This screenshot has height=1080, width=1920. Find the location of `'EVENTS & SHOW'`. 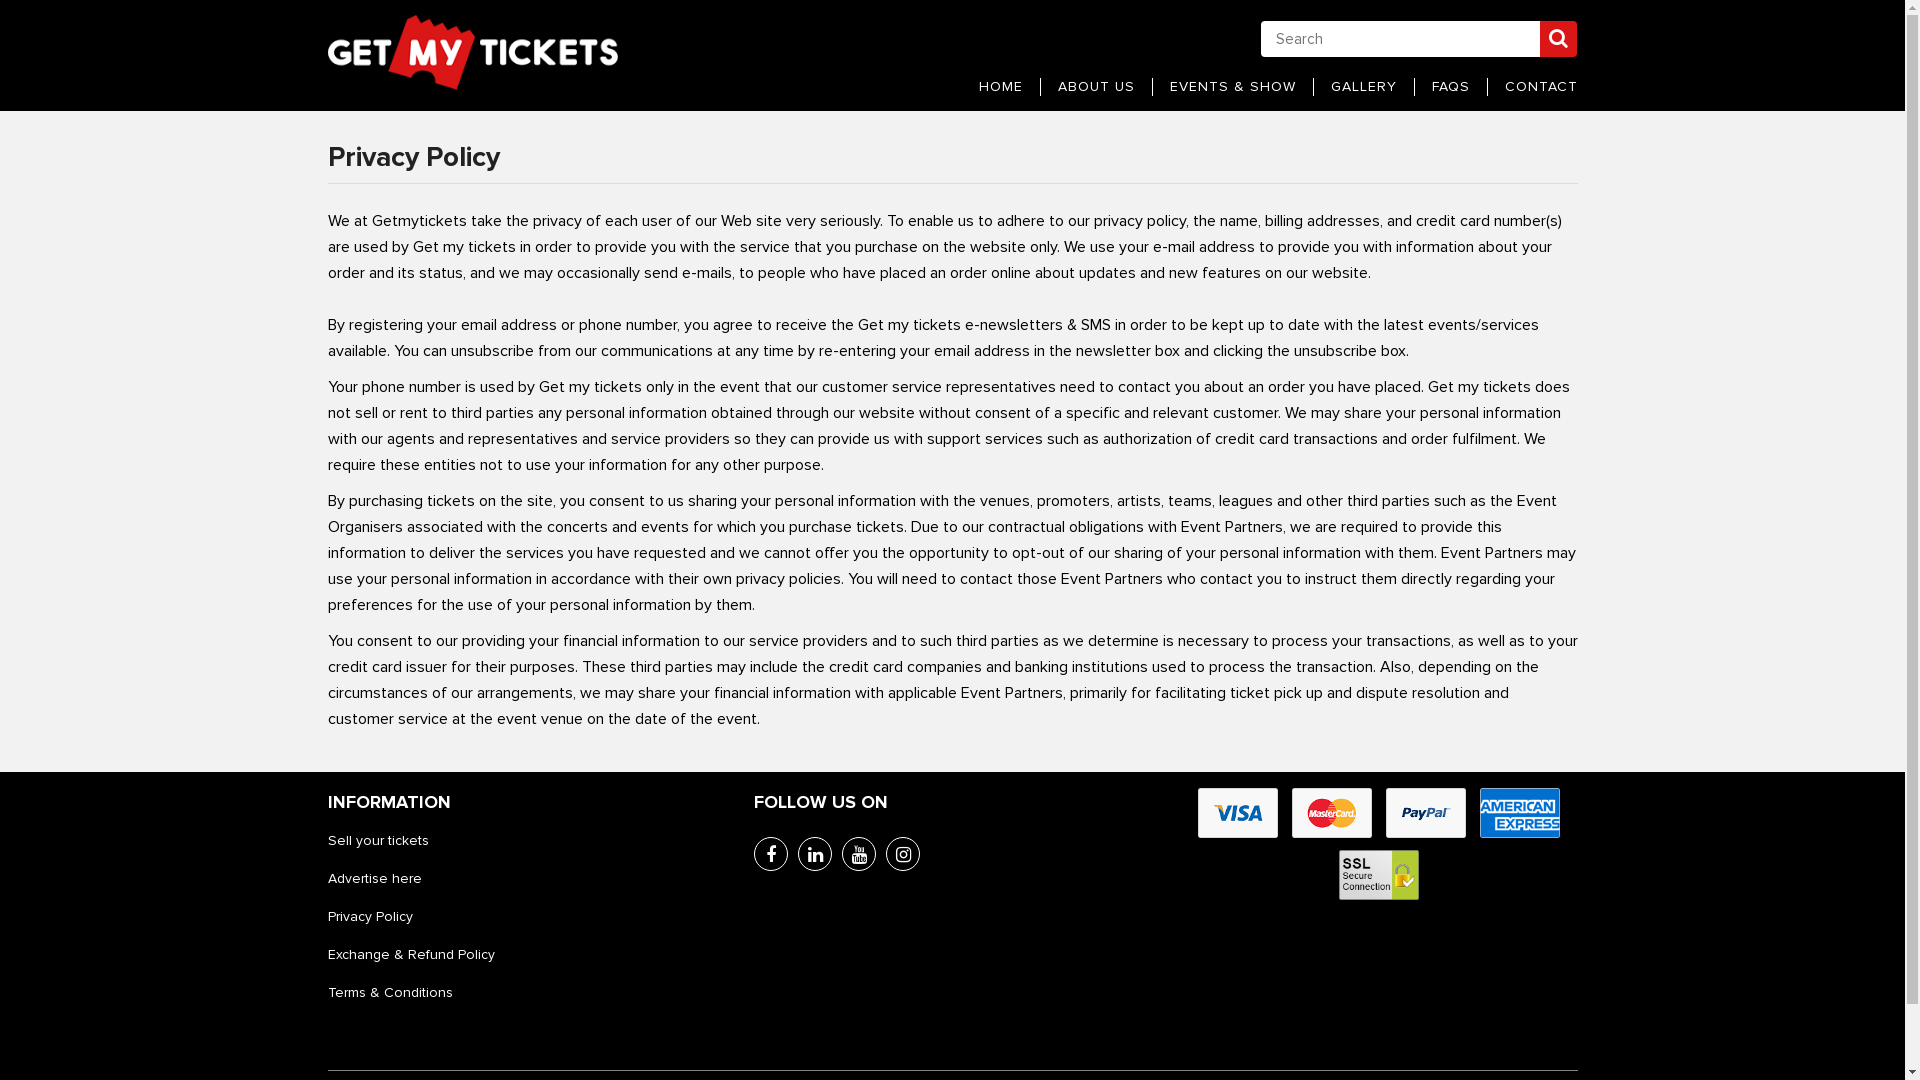

'EVENTS & SHOW' is located at coordinates (1232, 86).